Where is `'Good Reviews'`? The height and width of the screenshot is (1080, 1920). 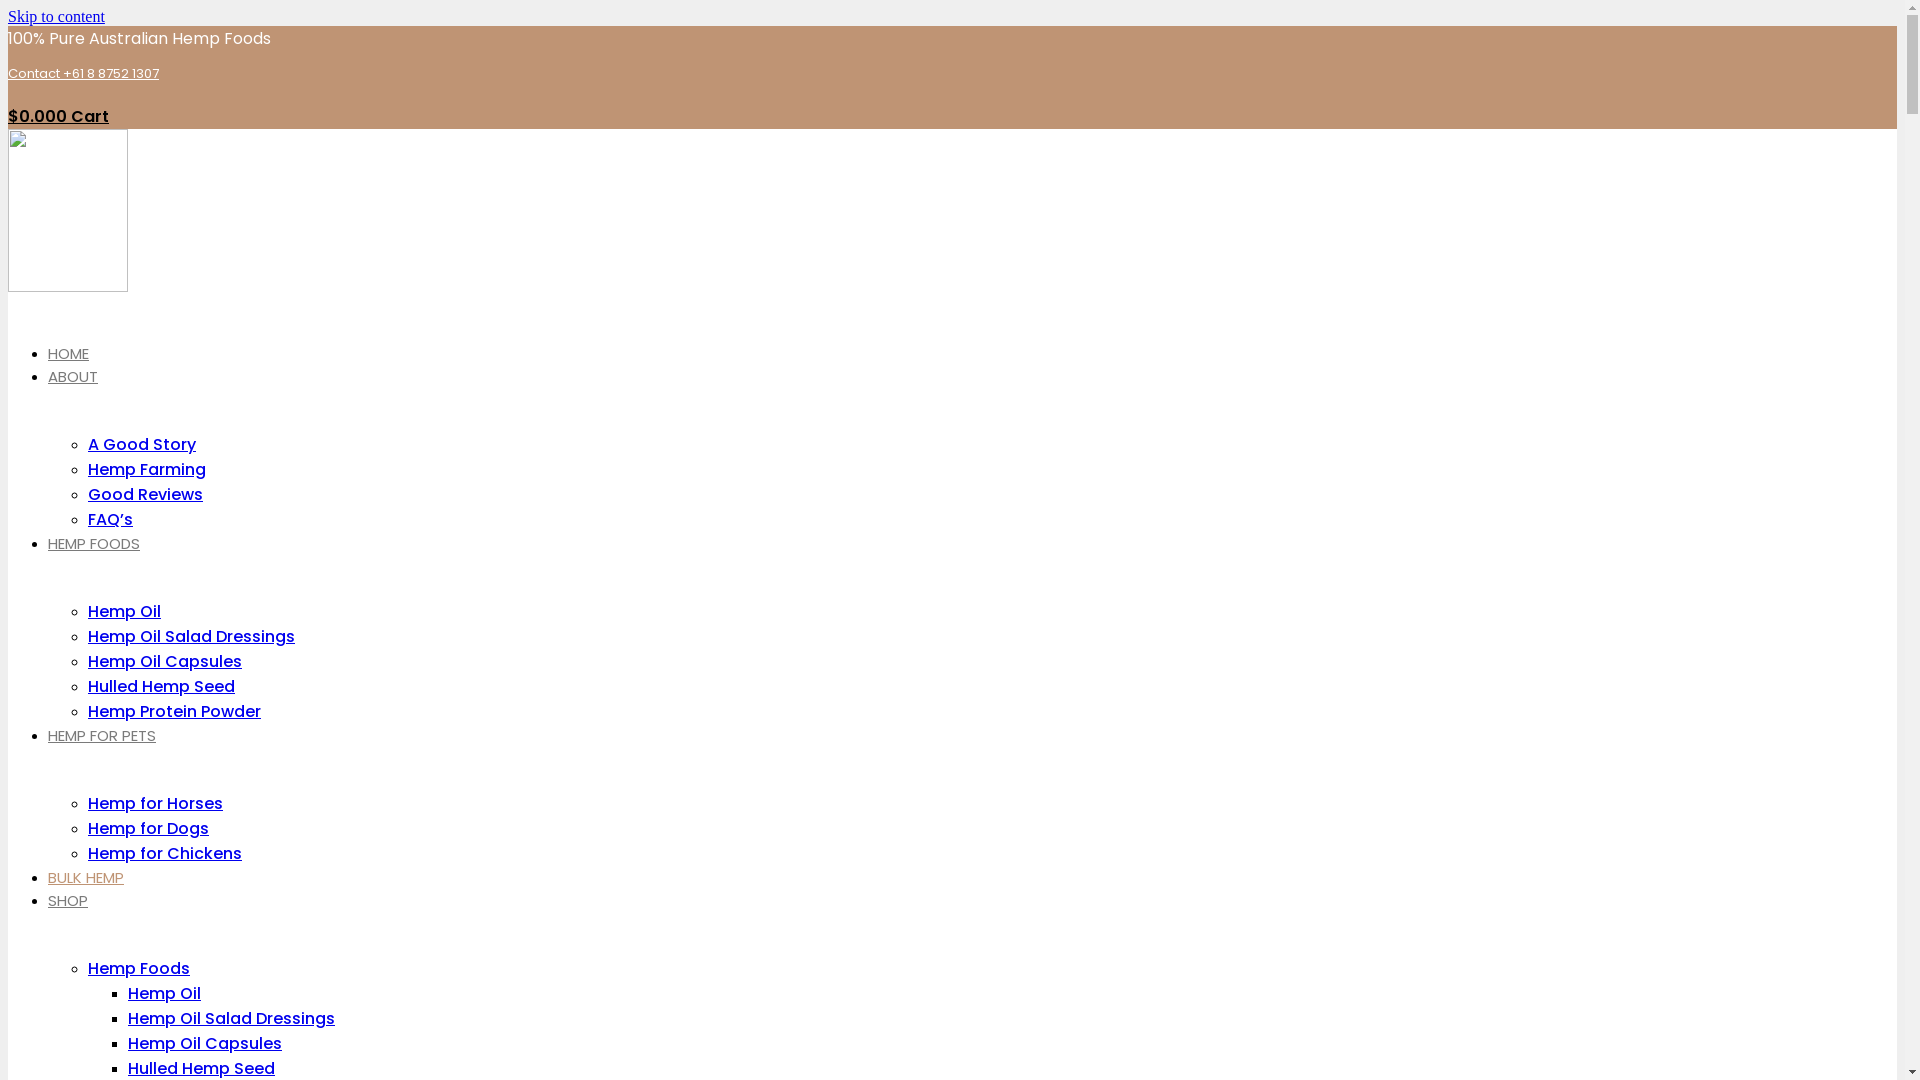 'Good Reviews' is located at coordinates (86, 494).